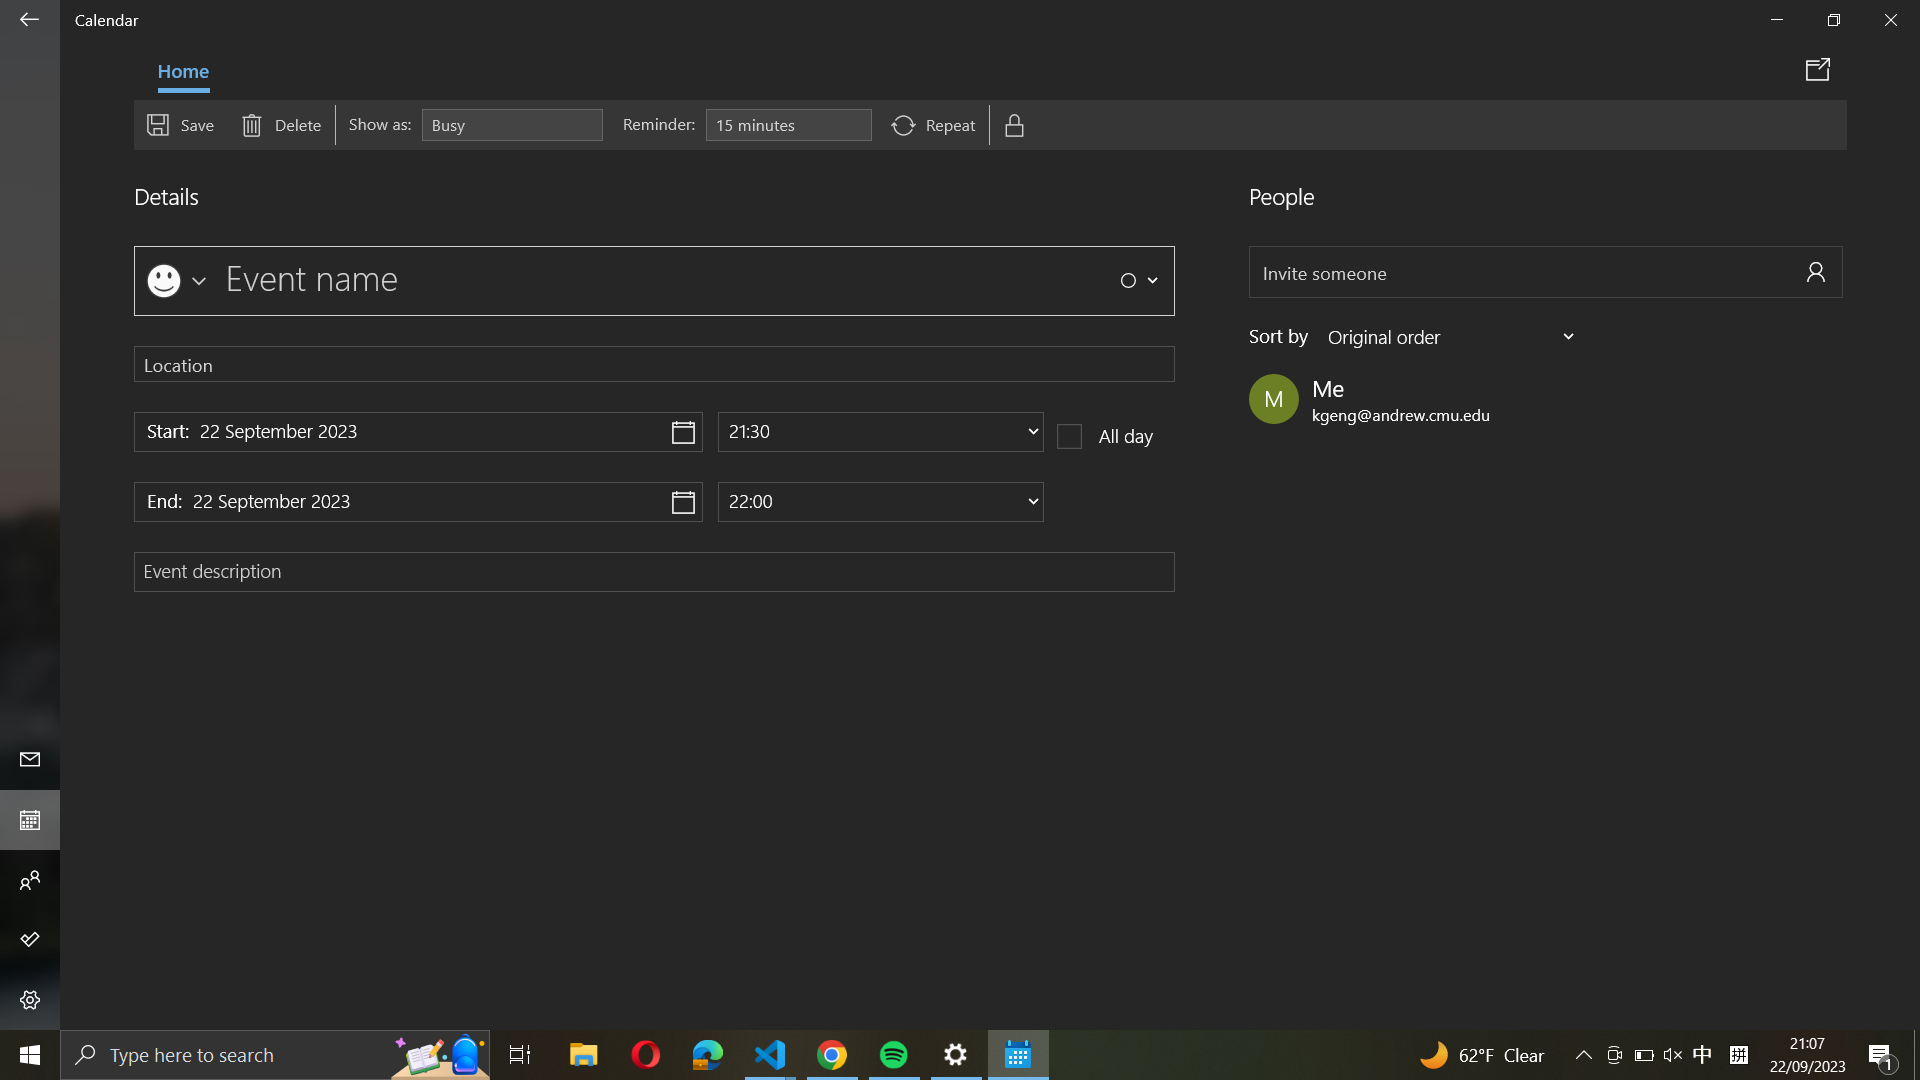 Image resolution: width=1920 pixels, height=1080 pixels. What do you see at coordinates (174, 277) in the screenshot?
I see `a conference meeting labeled as "Annual Business Review" with business emoji` at bounding box center [174, 277].